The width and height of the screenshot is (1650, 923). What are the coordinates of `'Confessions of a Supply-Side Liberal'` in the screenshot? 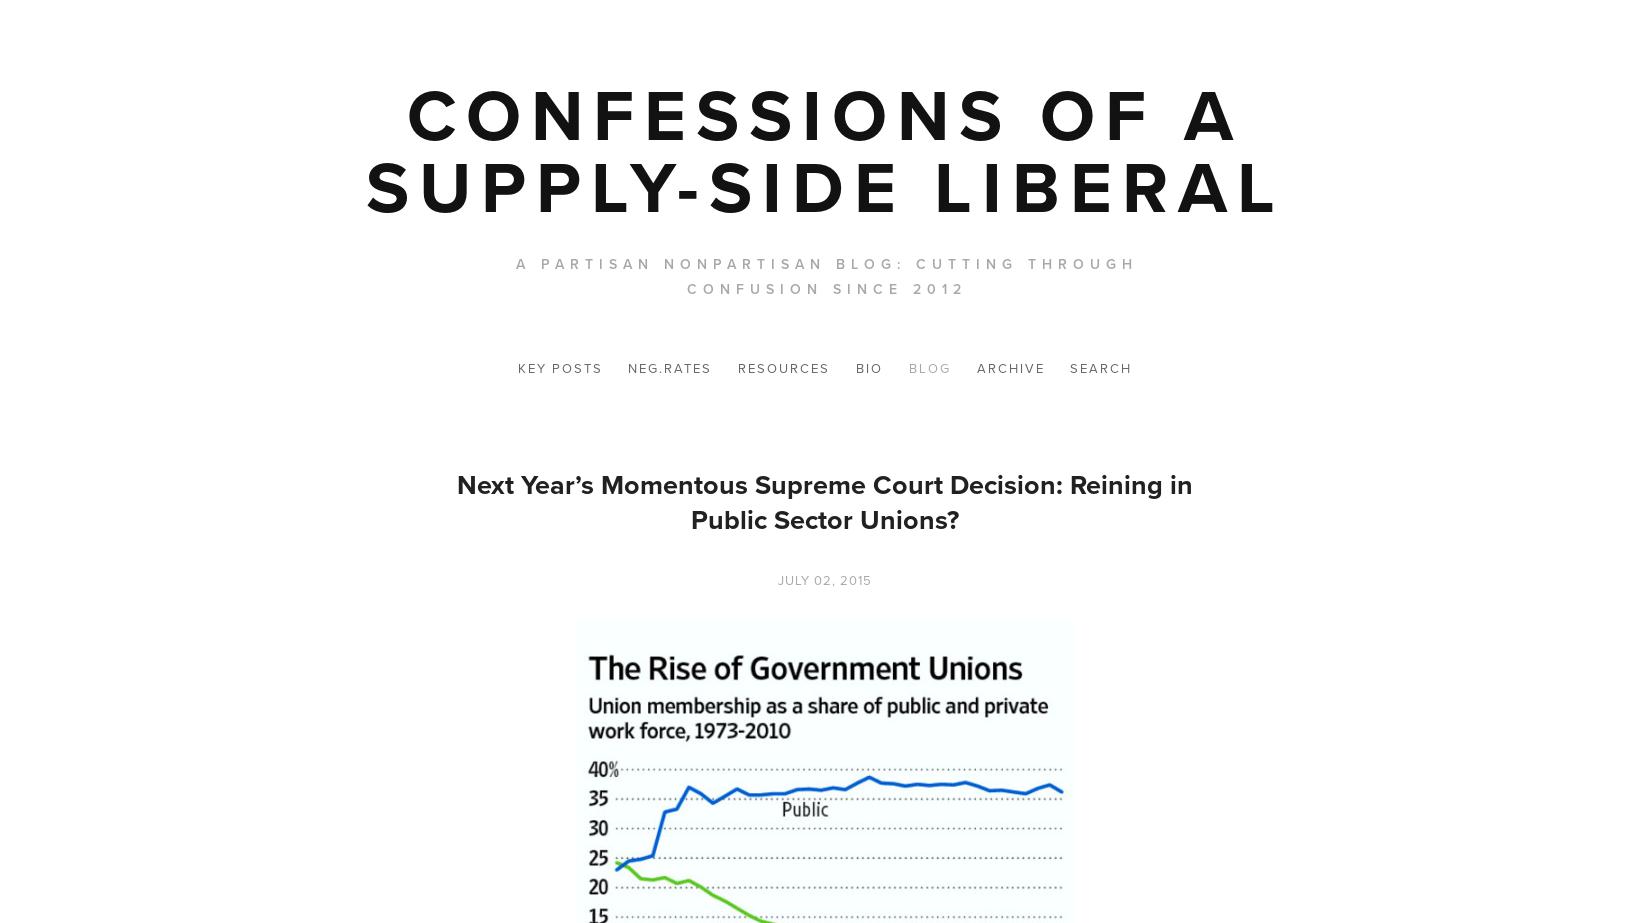 It's located at (823, 151).